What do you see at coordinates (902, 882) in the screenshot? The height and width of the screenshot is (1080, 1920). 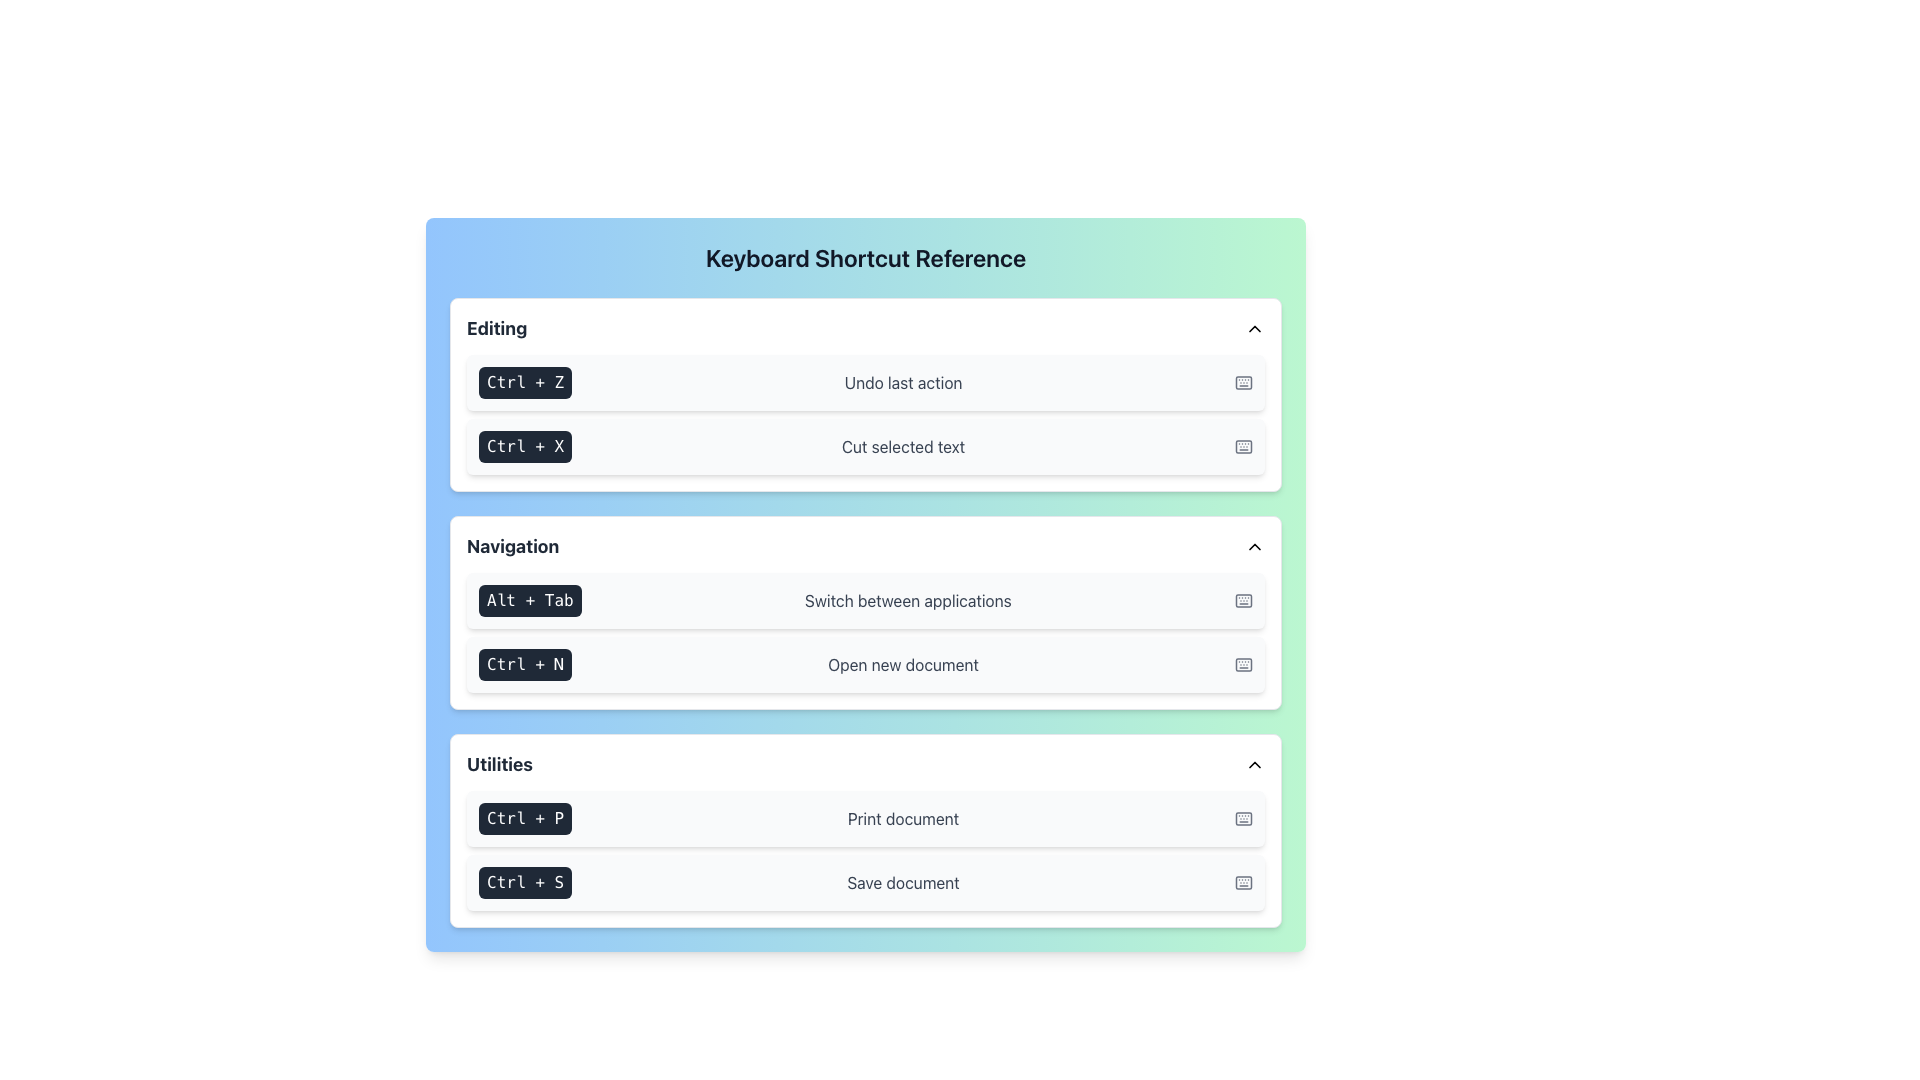 I see `the text label that indicates the function of the 'Ctrl + S' keyboard shortcut located in the bottom section of the 'Utilities' group` at bounding box center [902, 882].